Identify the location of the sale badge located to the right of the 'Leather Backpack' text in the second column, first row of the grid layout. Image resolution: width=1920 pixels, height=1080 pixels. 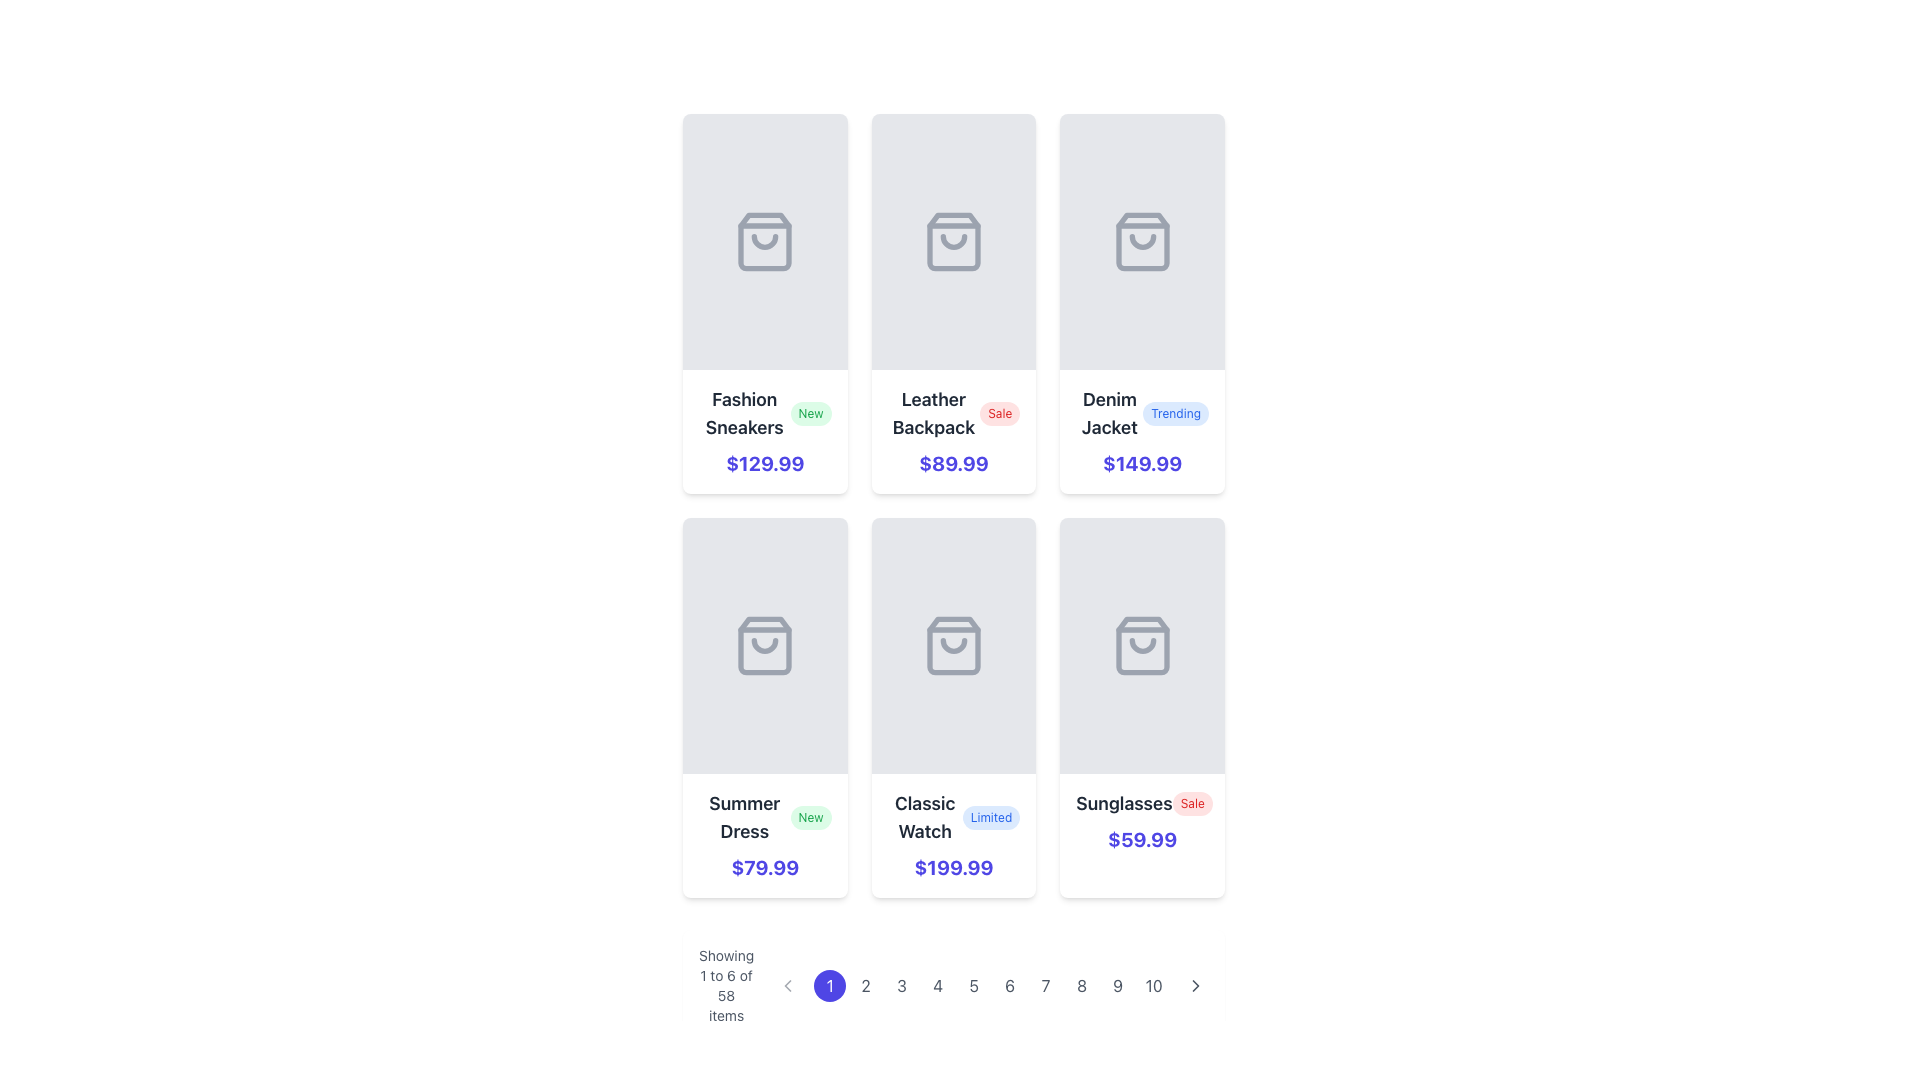
(1000, 412).